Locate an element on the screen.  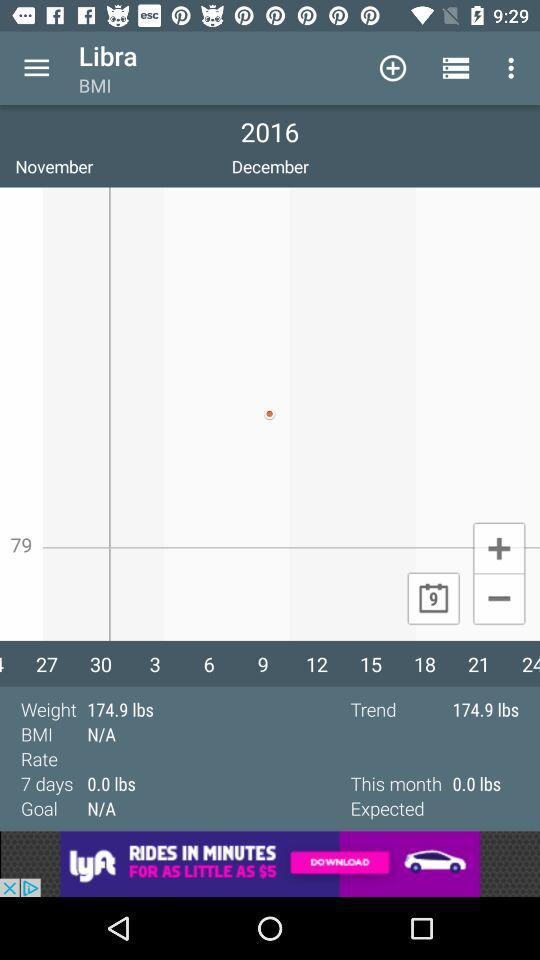
open options is located at coordinates (36, 68).